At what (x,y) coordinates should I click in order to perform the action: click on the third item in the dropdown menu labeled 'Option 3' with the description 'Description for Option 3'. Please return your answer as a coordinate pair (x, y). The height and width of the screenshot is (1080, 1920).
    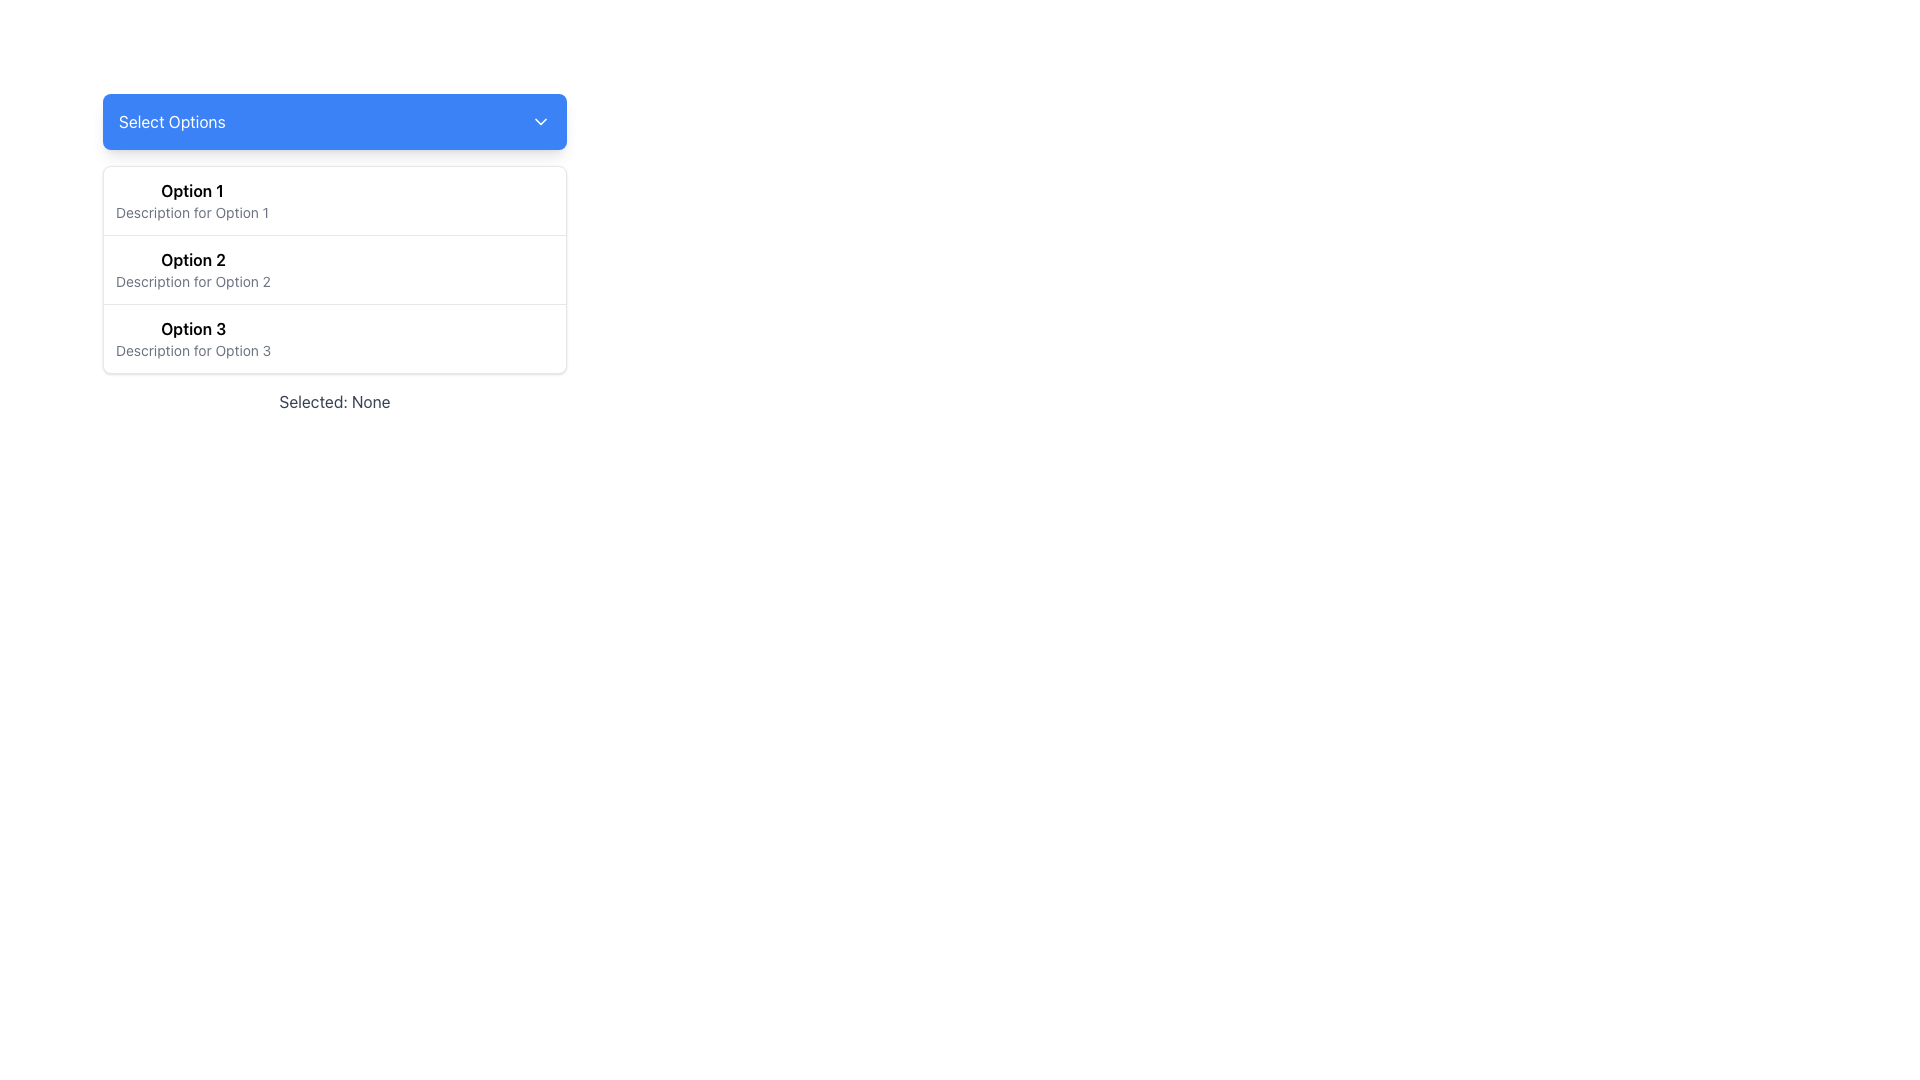
    Looking at the image, I should click on (335, 337).